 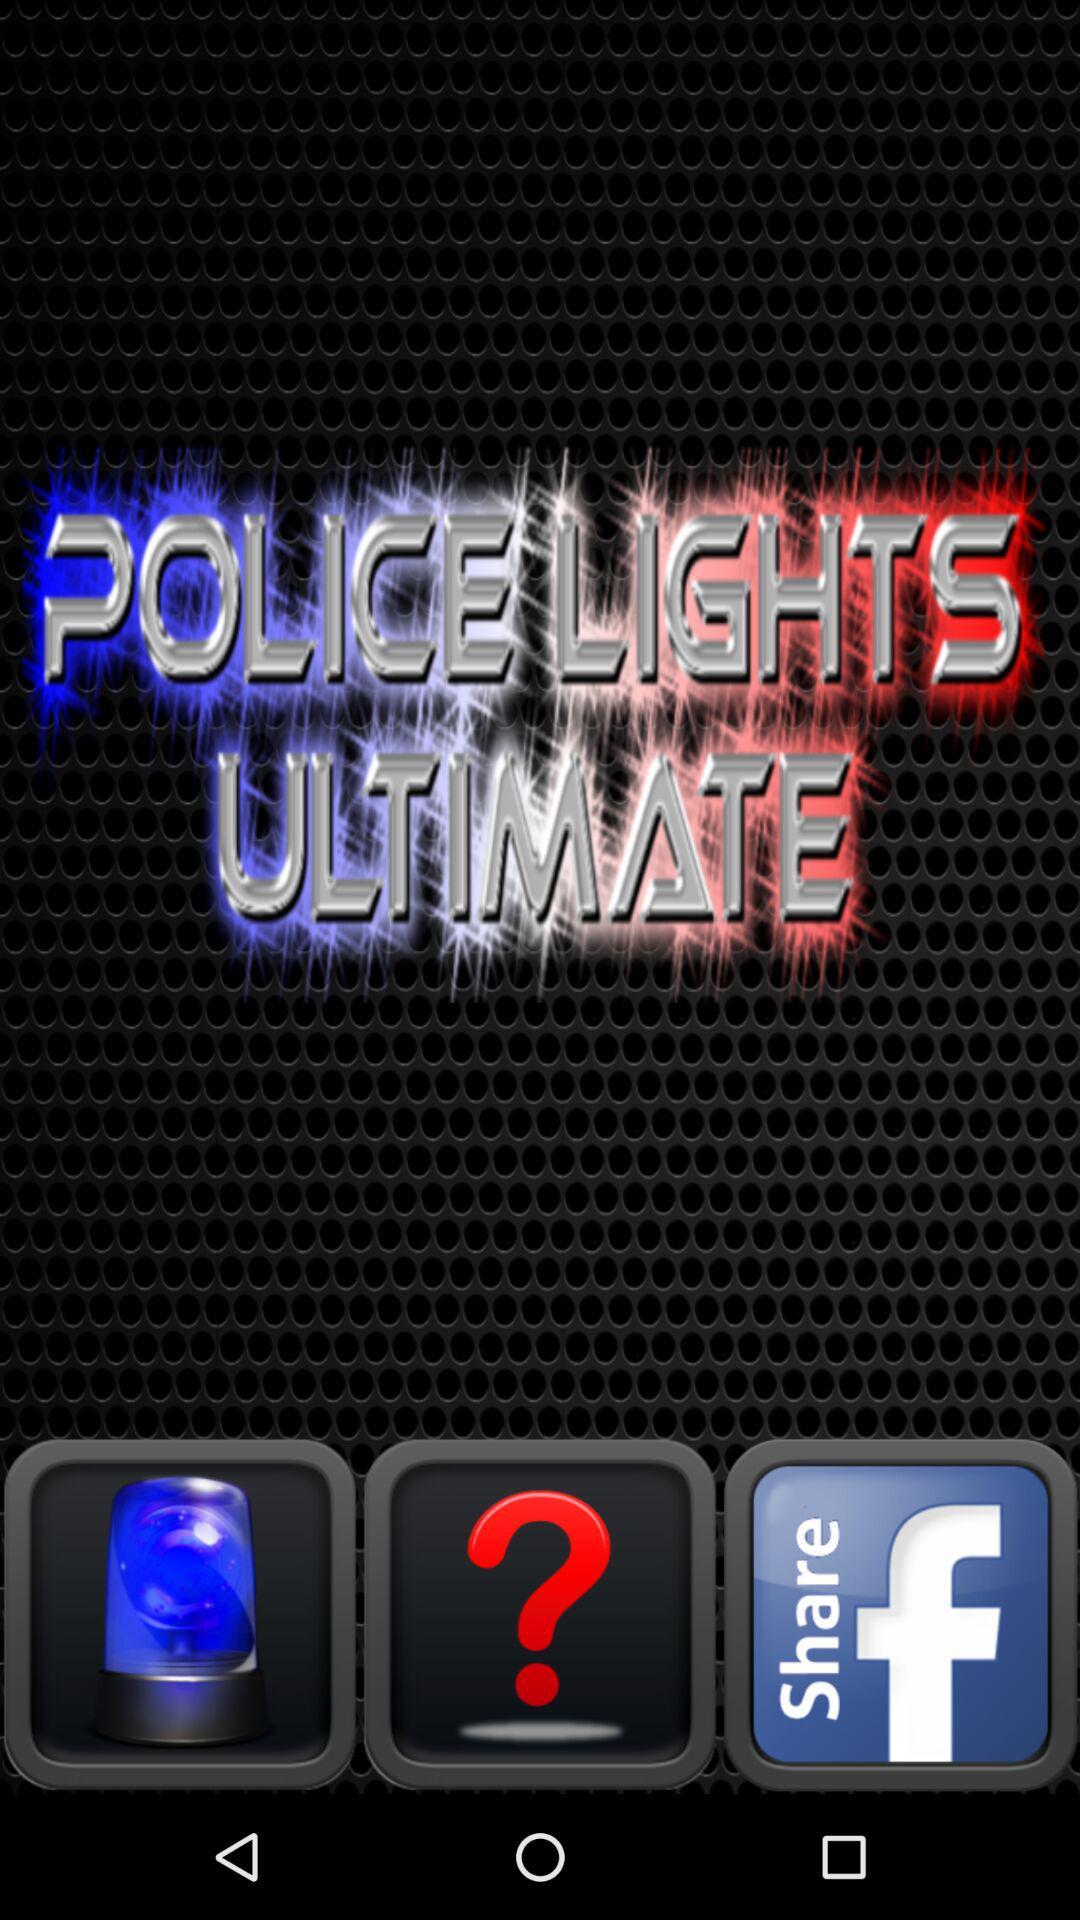 I want to click on police lights ultimate, so click(x=180, y=1613).